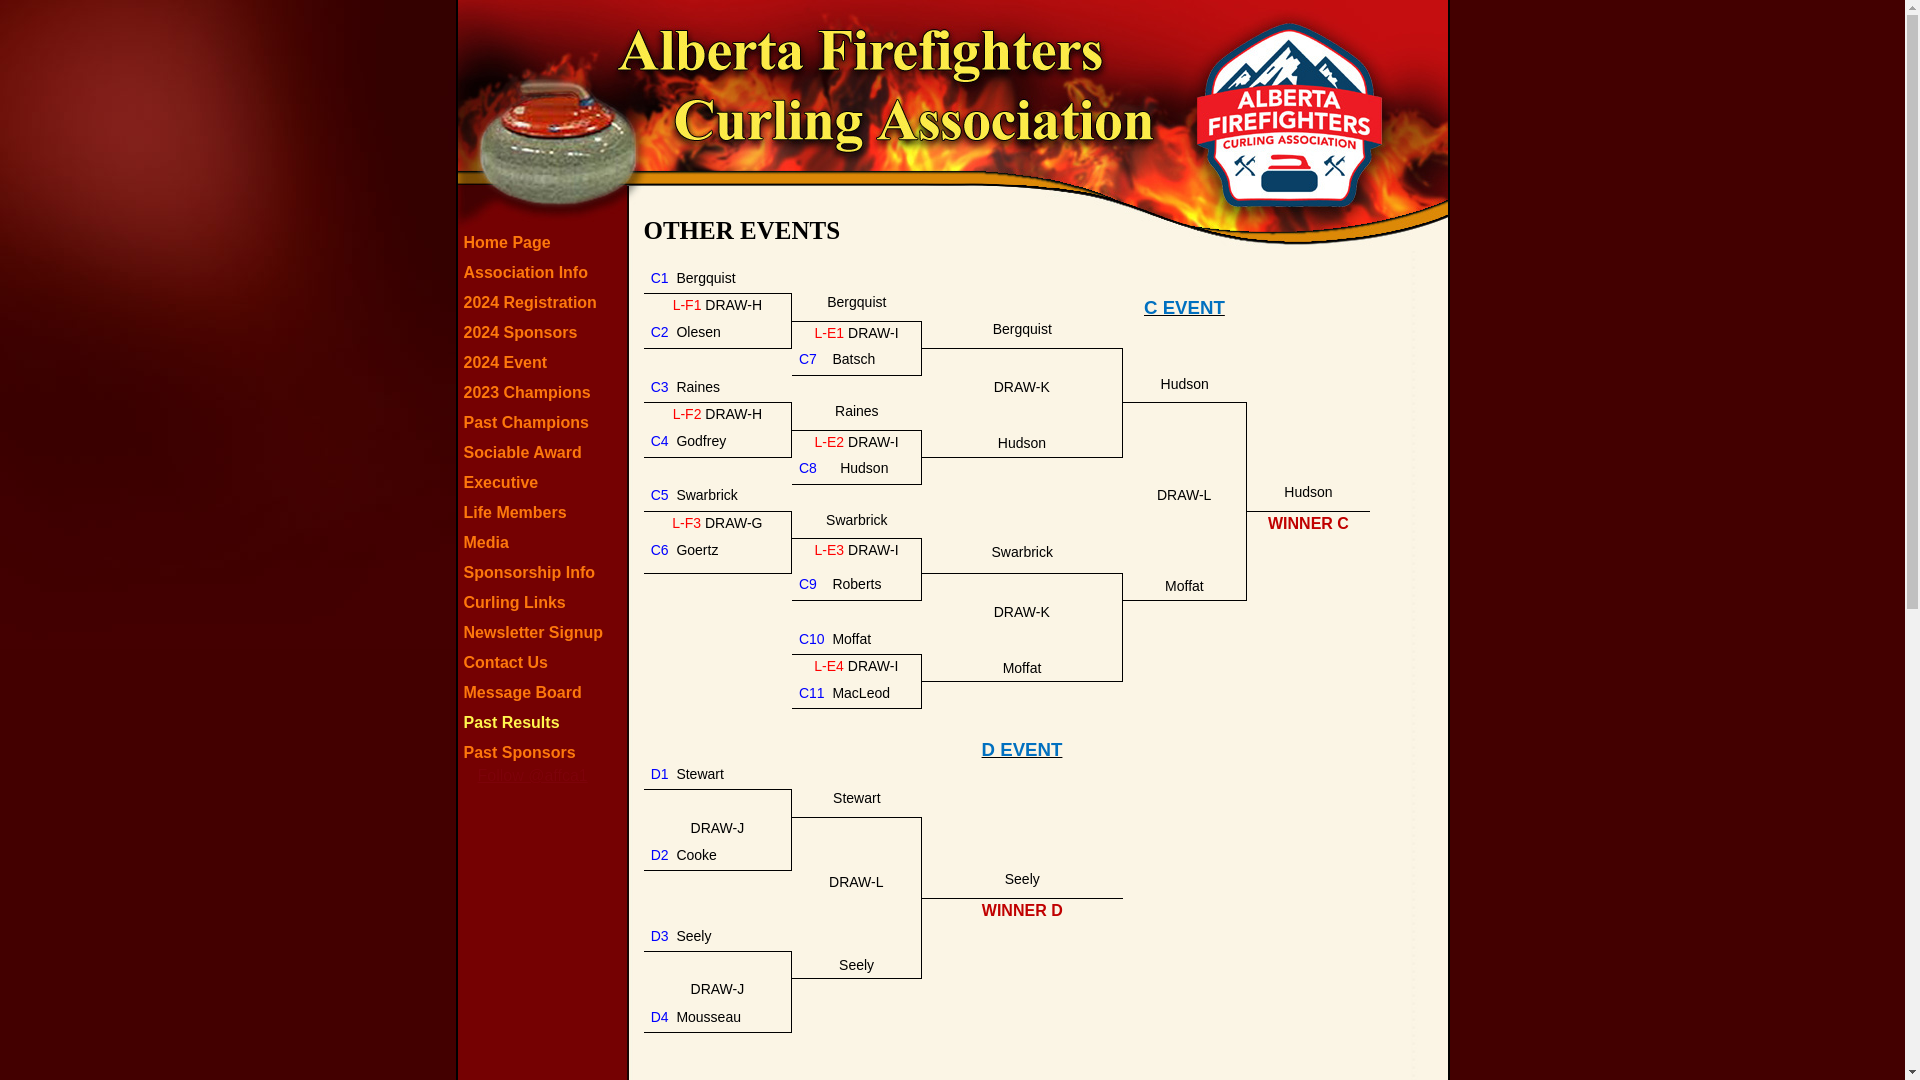 The width and height of the screenshot is (1920, 1080). Describe the element at coordinates (456, 511) in the screenshot. I see `'Life Members'` at that location.